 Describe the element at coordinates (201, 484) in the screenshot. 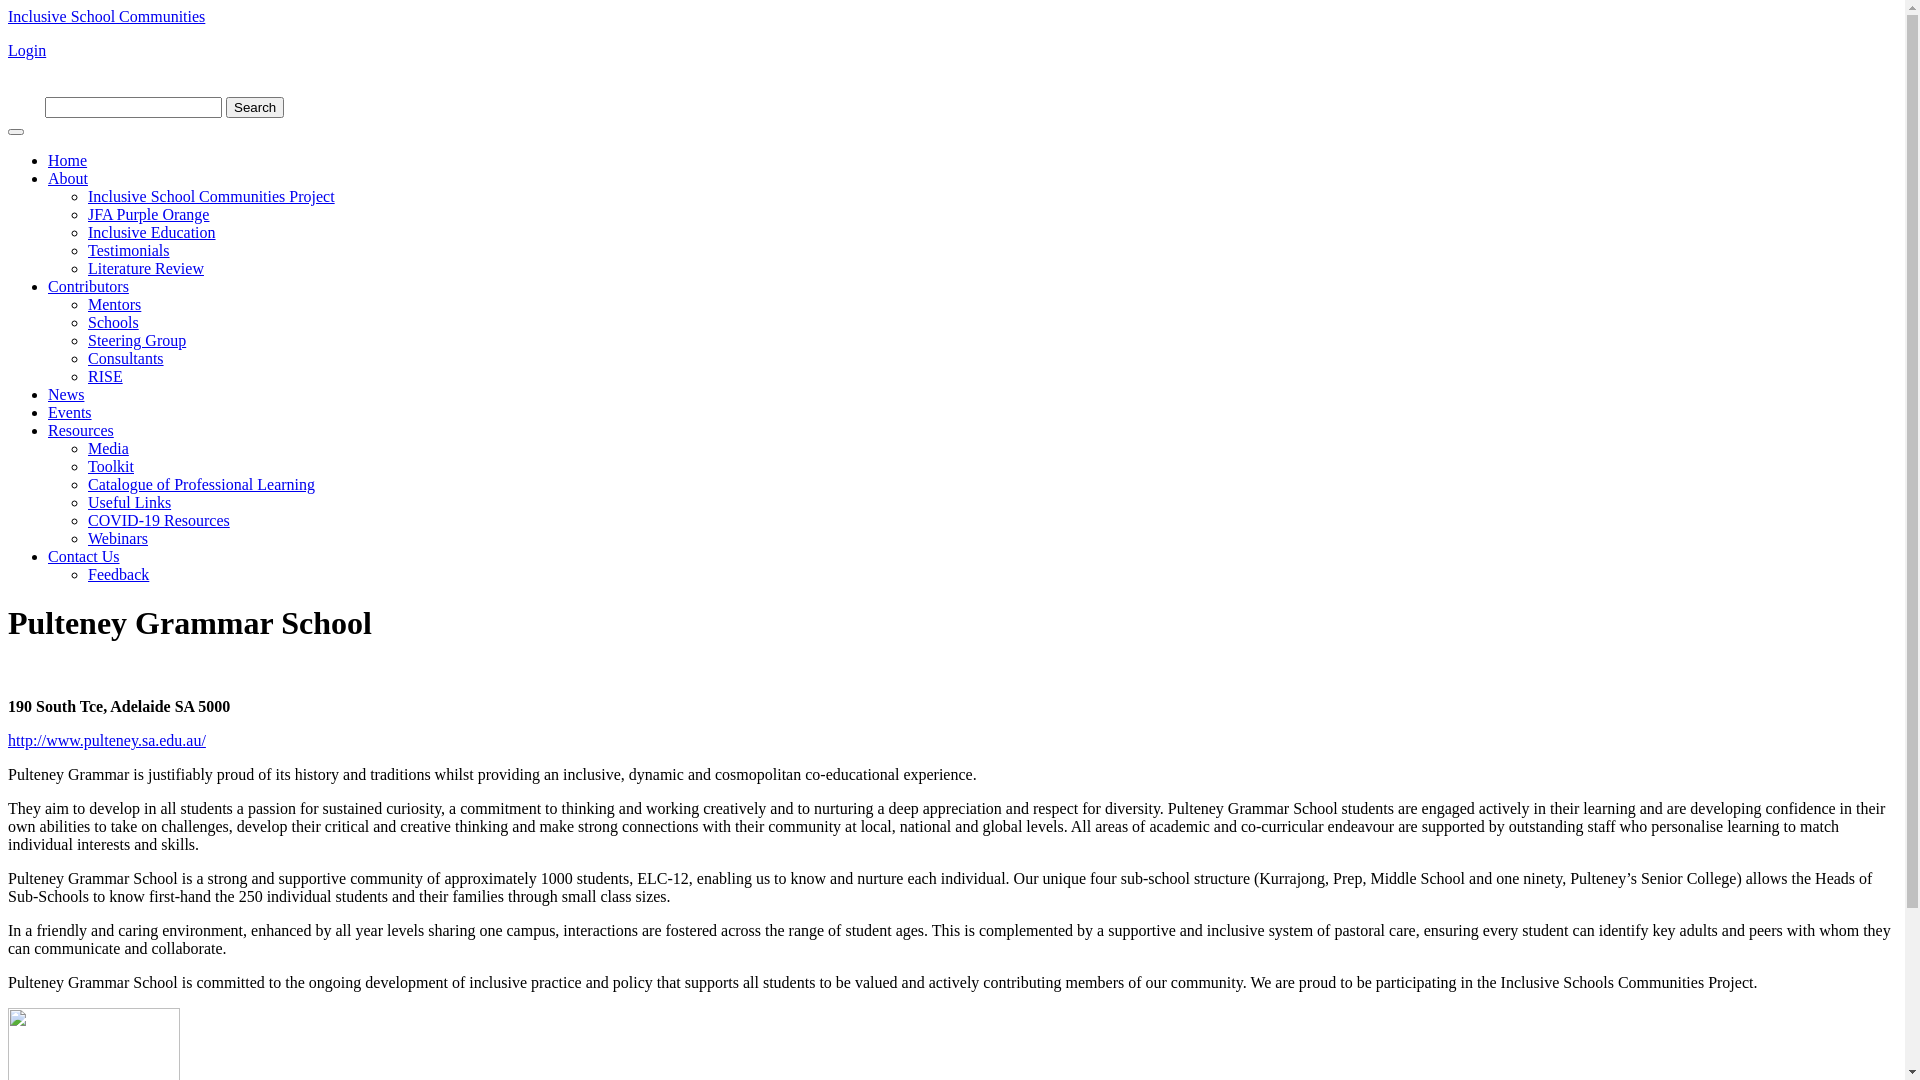

I see `'Catalogue of Professional Learning'` at that location.